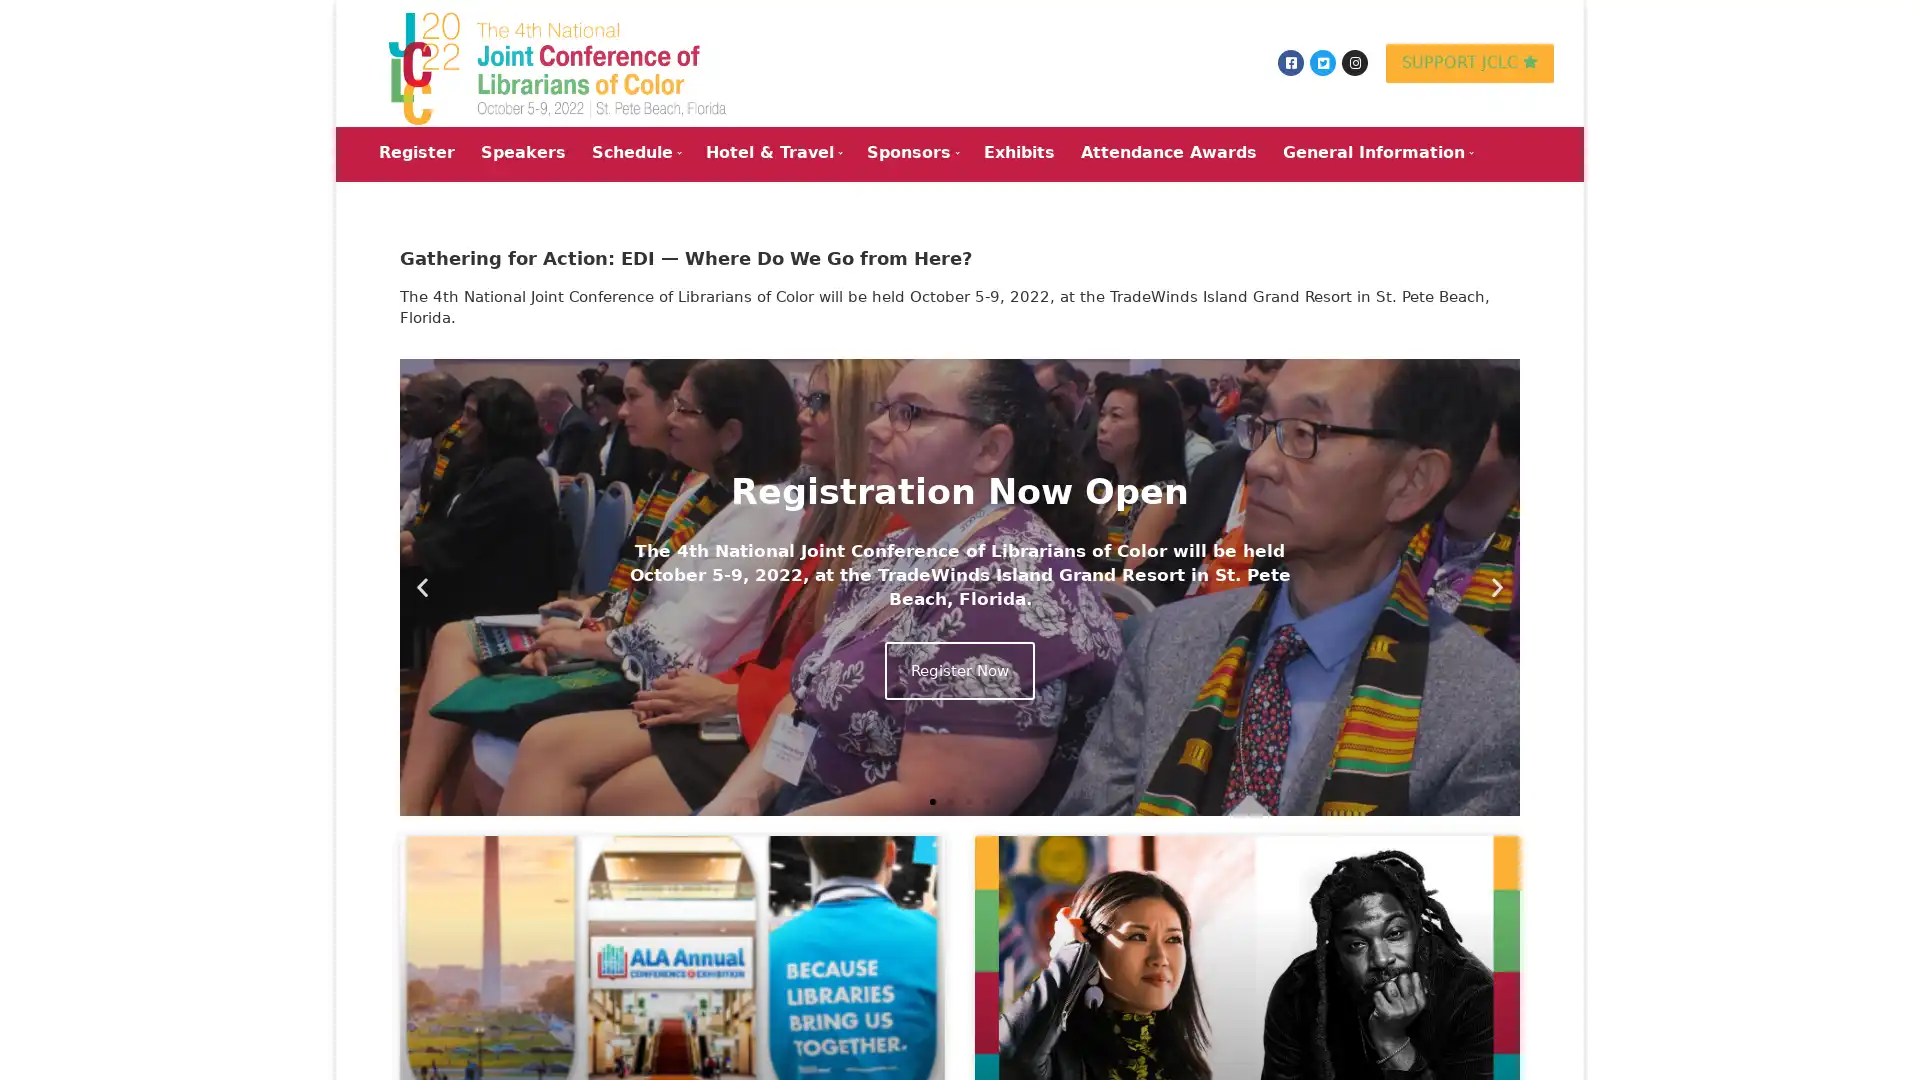 This screenshot has height=1080, width=1920. Describe the element at coordinates (1497, 585) in the screenshot. I see `Next slide` at that location.